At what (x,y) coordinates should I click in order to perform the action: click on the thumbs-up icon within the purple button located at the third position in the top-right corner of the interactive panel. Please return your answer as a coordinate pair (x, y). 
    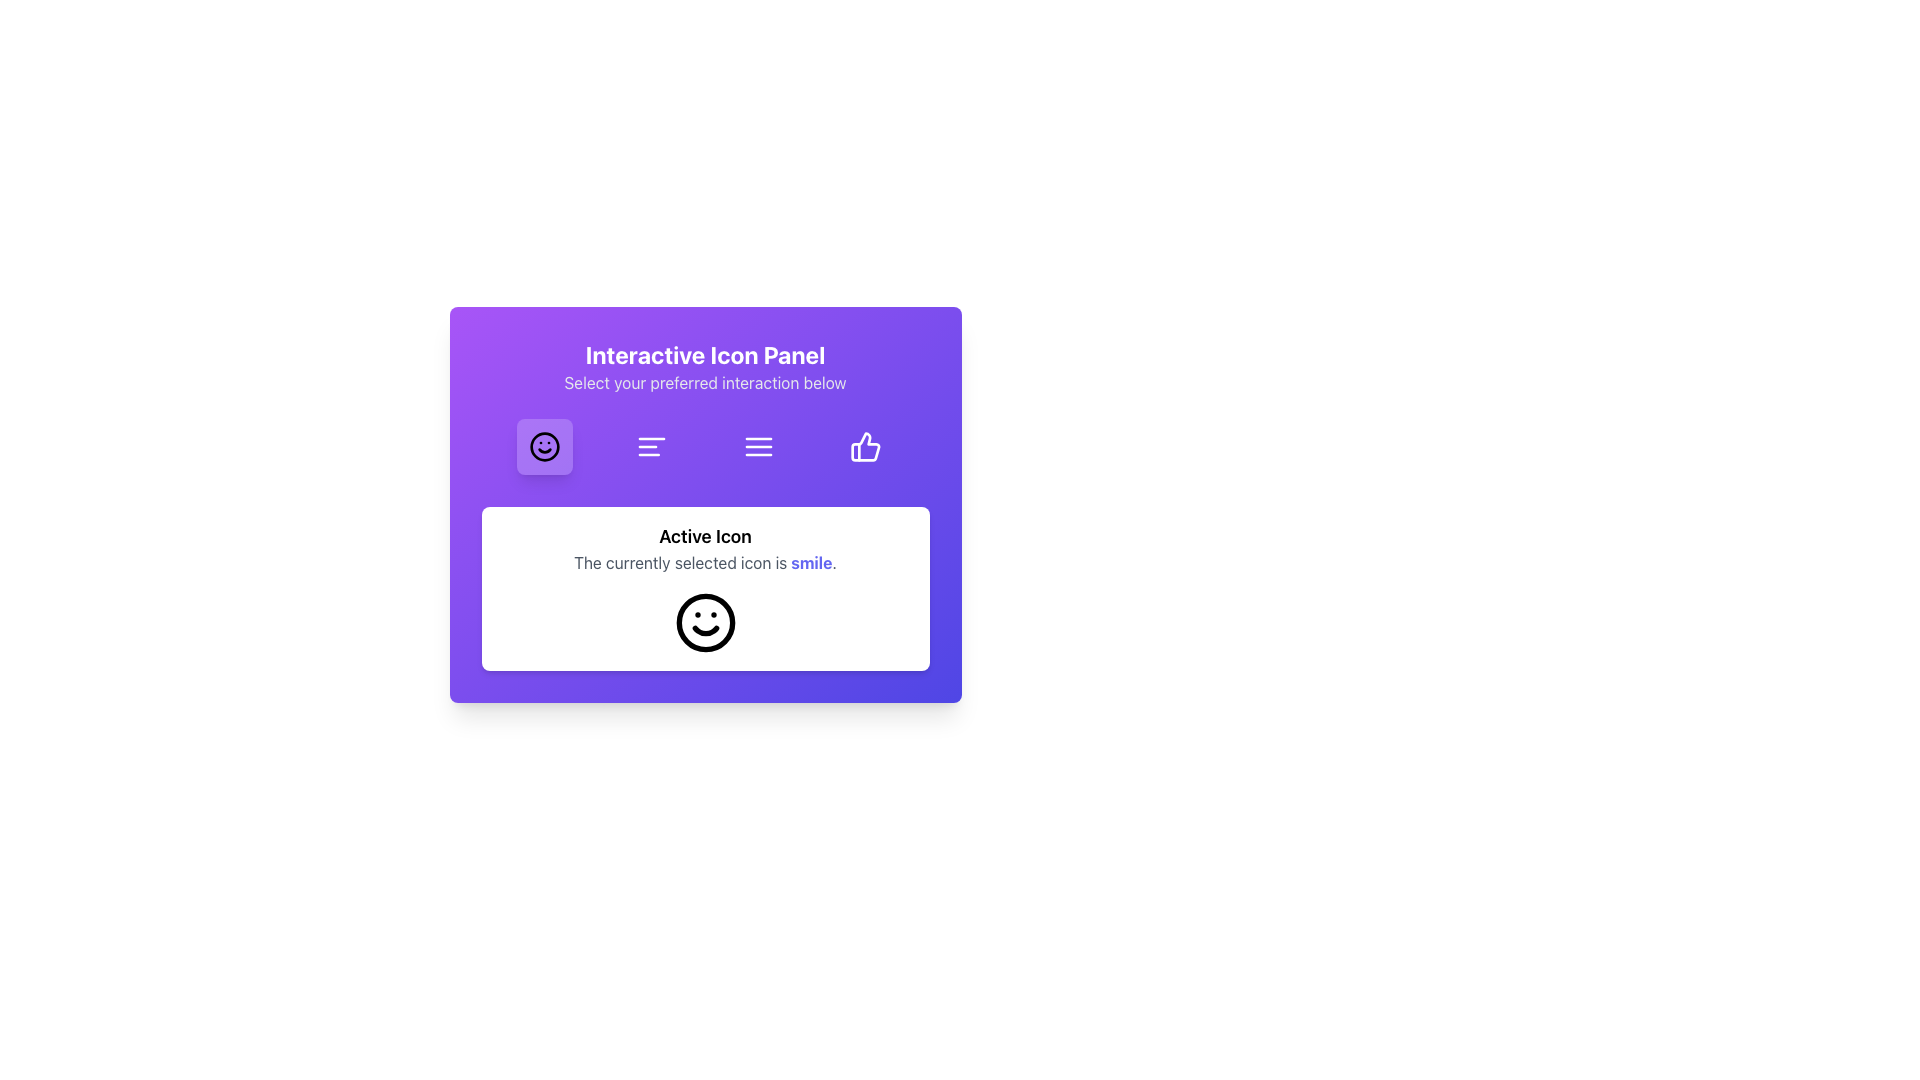
    Looking at the image, I should click on (865, 446).